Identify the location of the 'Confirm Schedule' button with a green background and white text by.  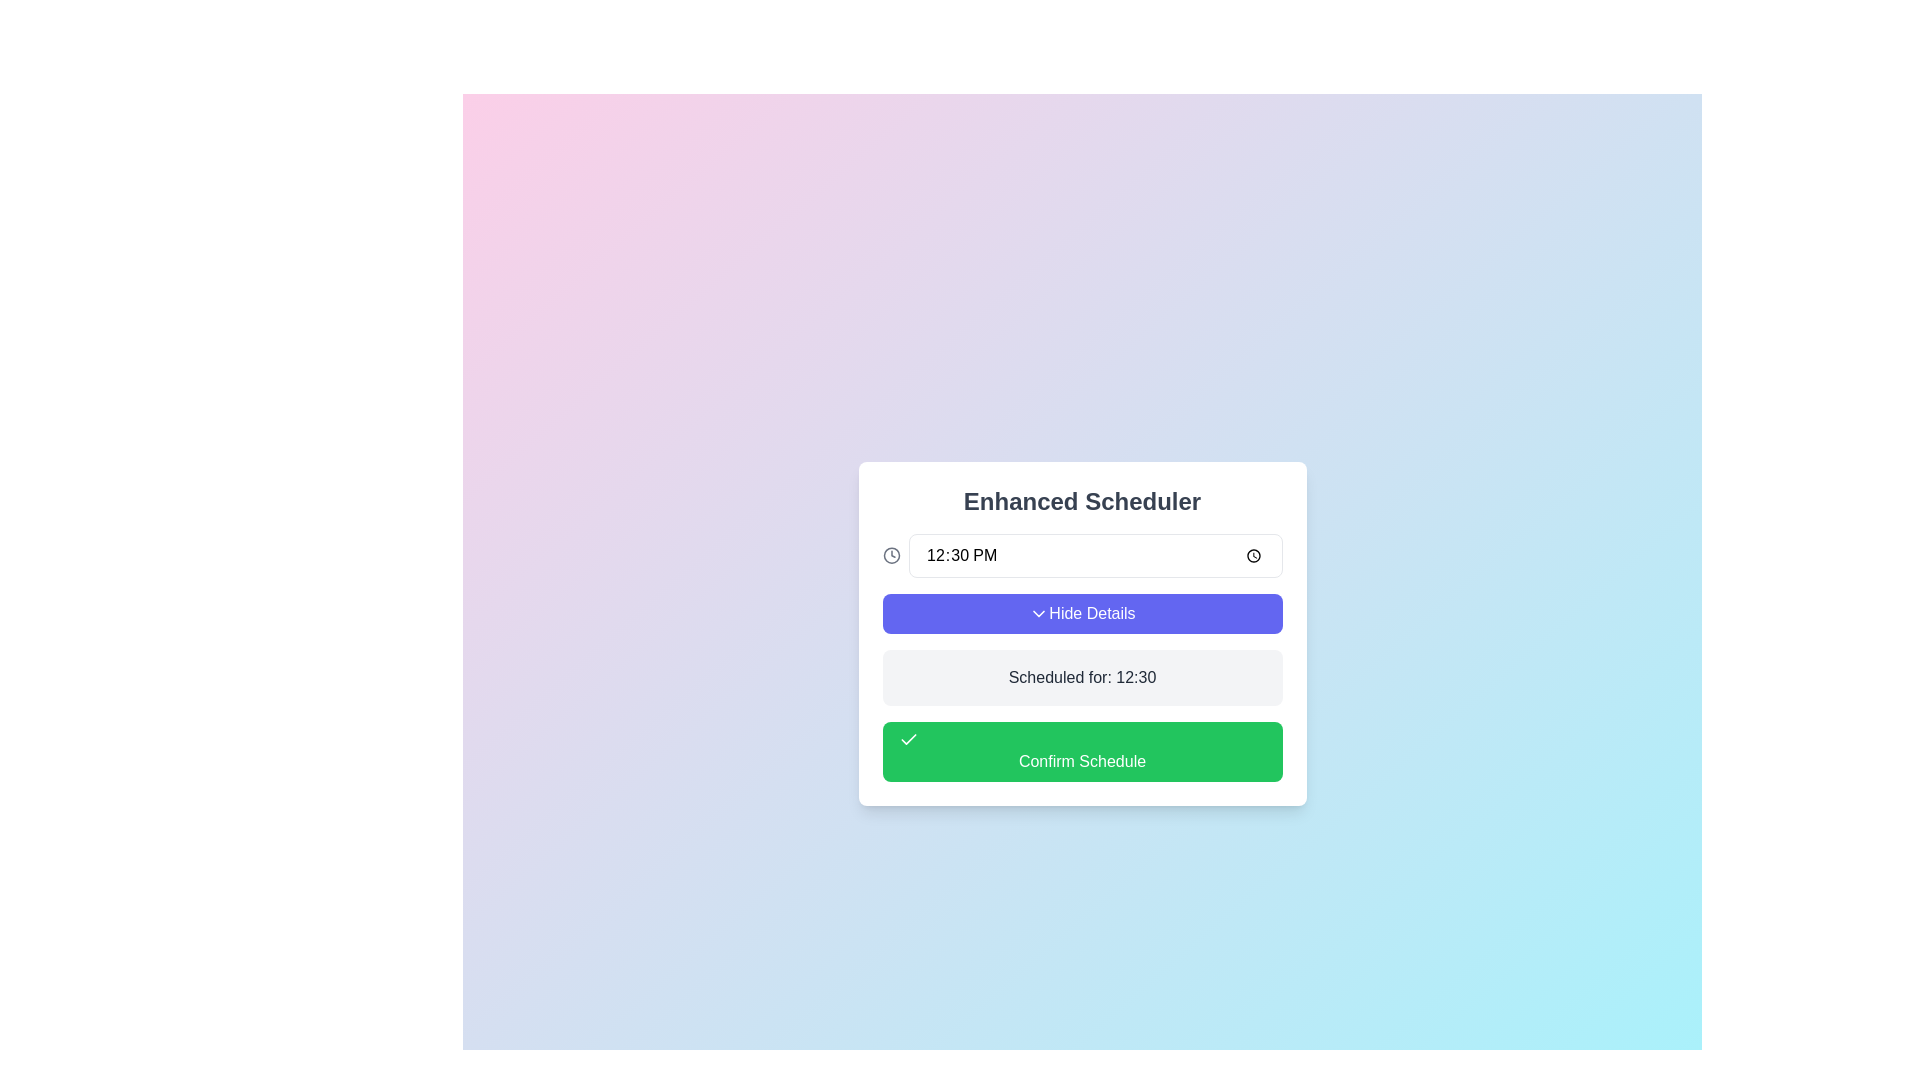
(1081, 752).